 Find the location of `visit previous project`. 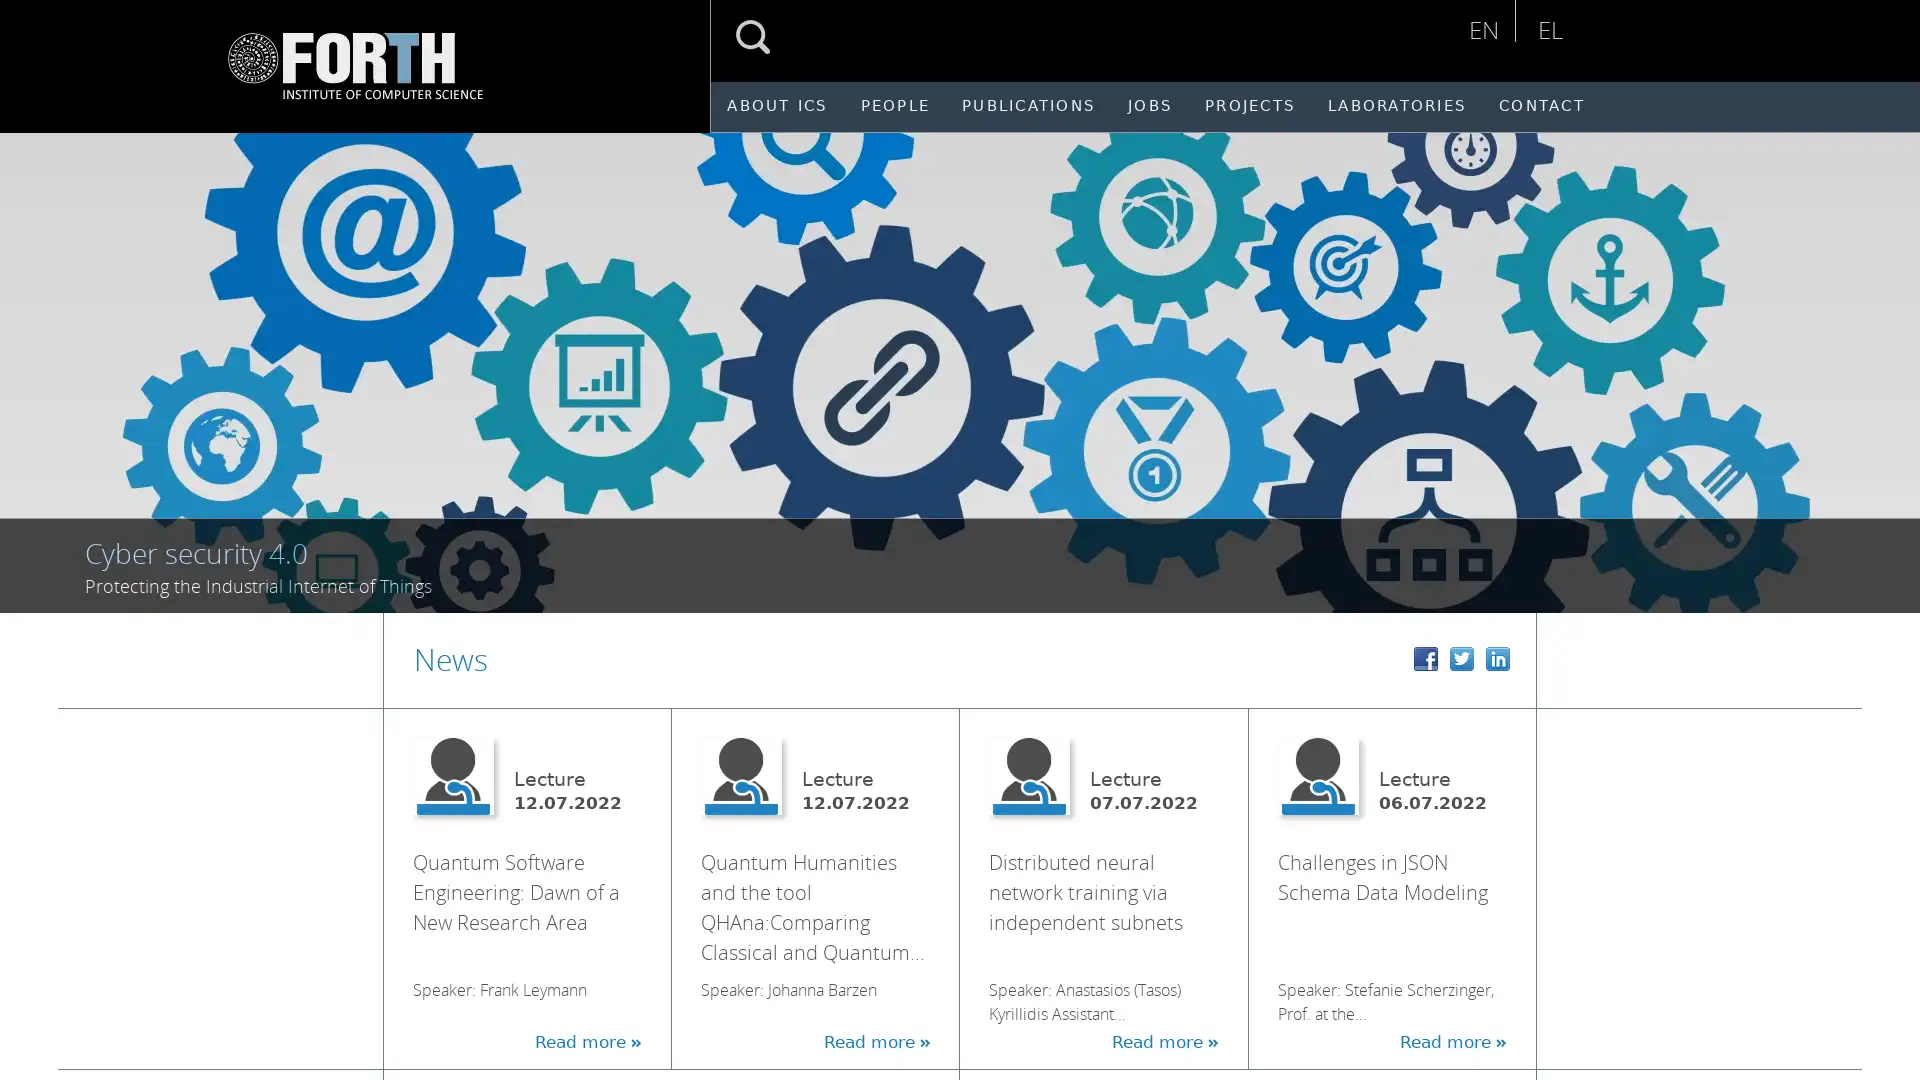

visit previous project is located at coordinates (38, 361).